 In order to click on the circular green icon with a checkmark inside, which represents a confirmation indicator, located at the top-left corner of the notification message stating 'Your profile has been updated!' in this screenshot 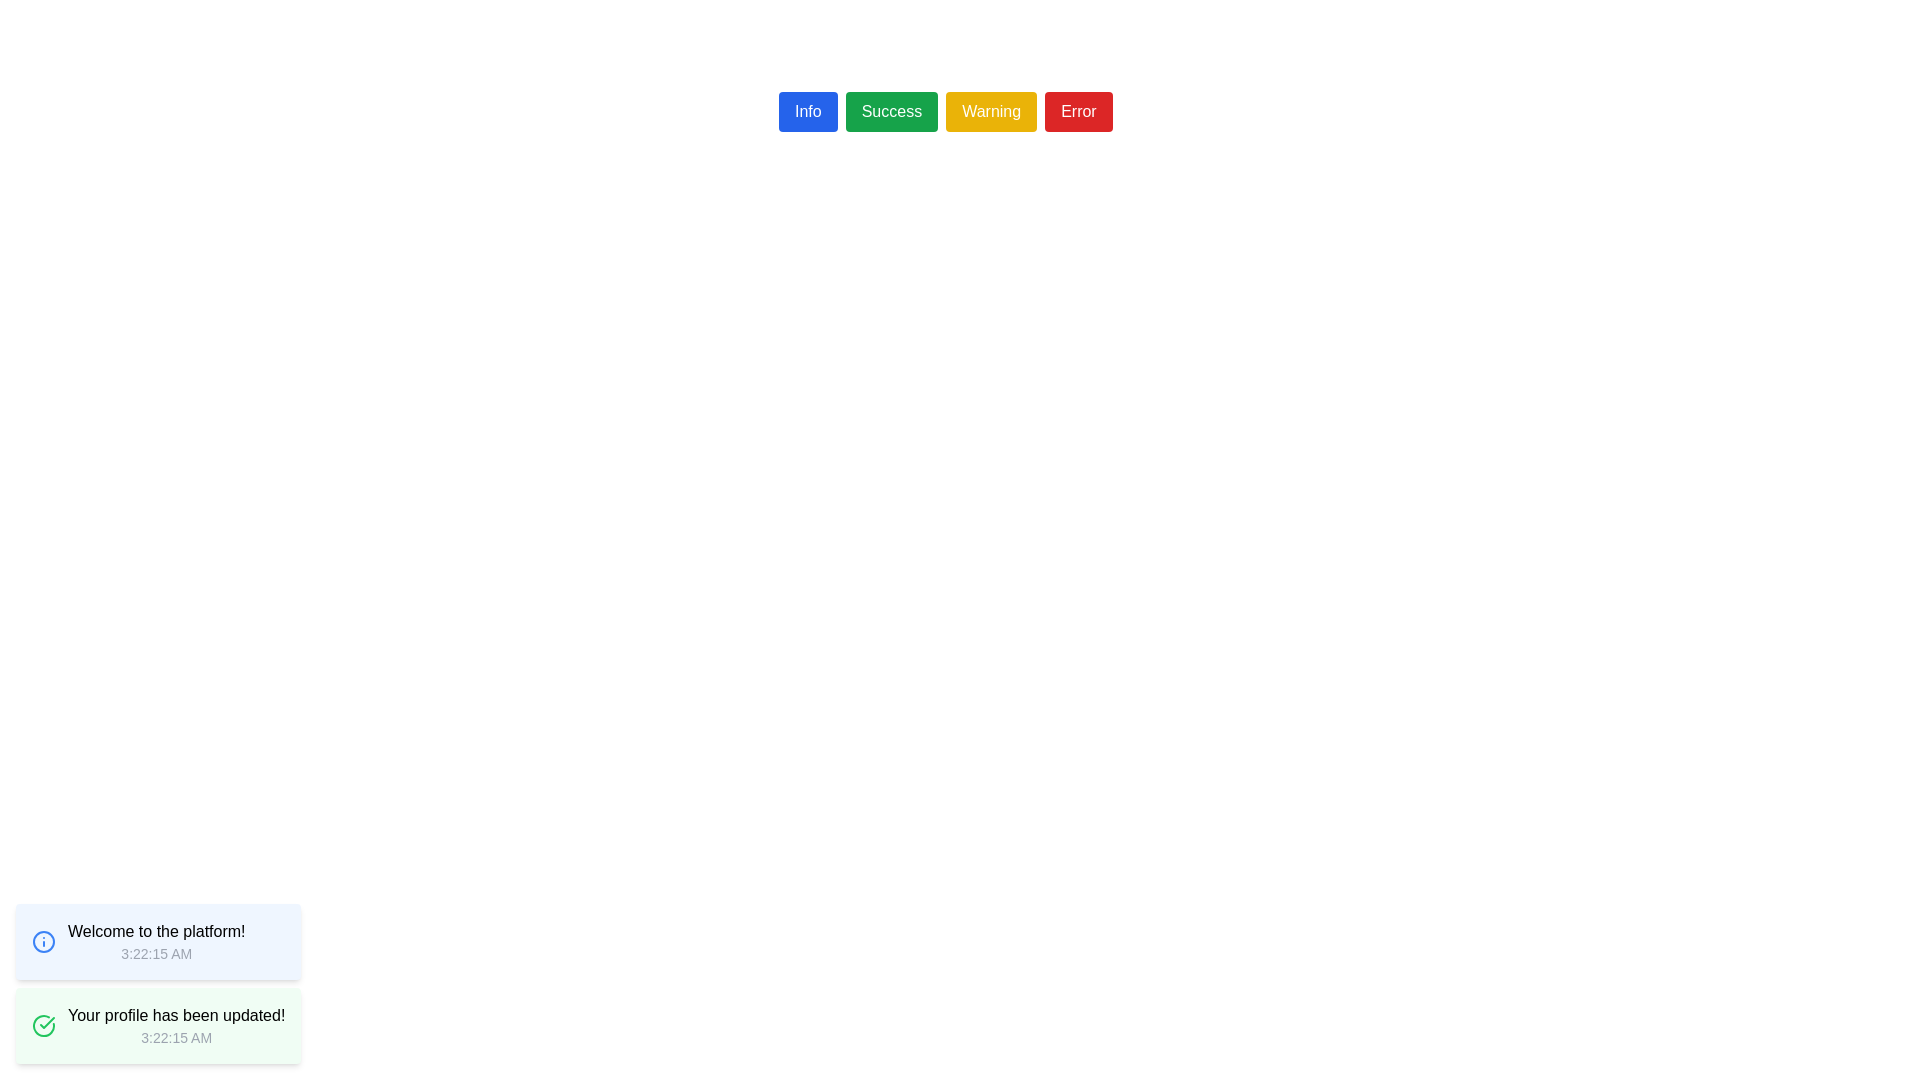, I will do `click(43, 1026)`.